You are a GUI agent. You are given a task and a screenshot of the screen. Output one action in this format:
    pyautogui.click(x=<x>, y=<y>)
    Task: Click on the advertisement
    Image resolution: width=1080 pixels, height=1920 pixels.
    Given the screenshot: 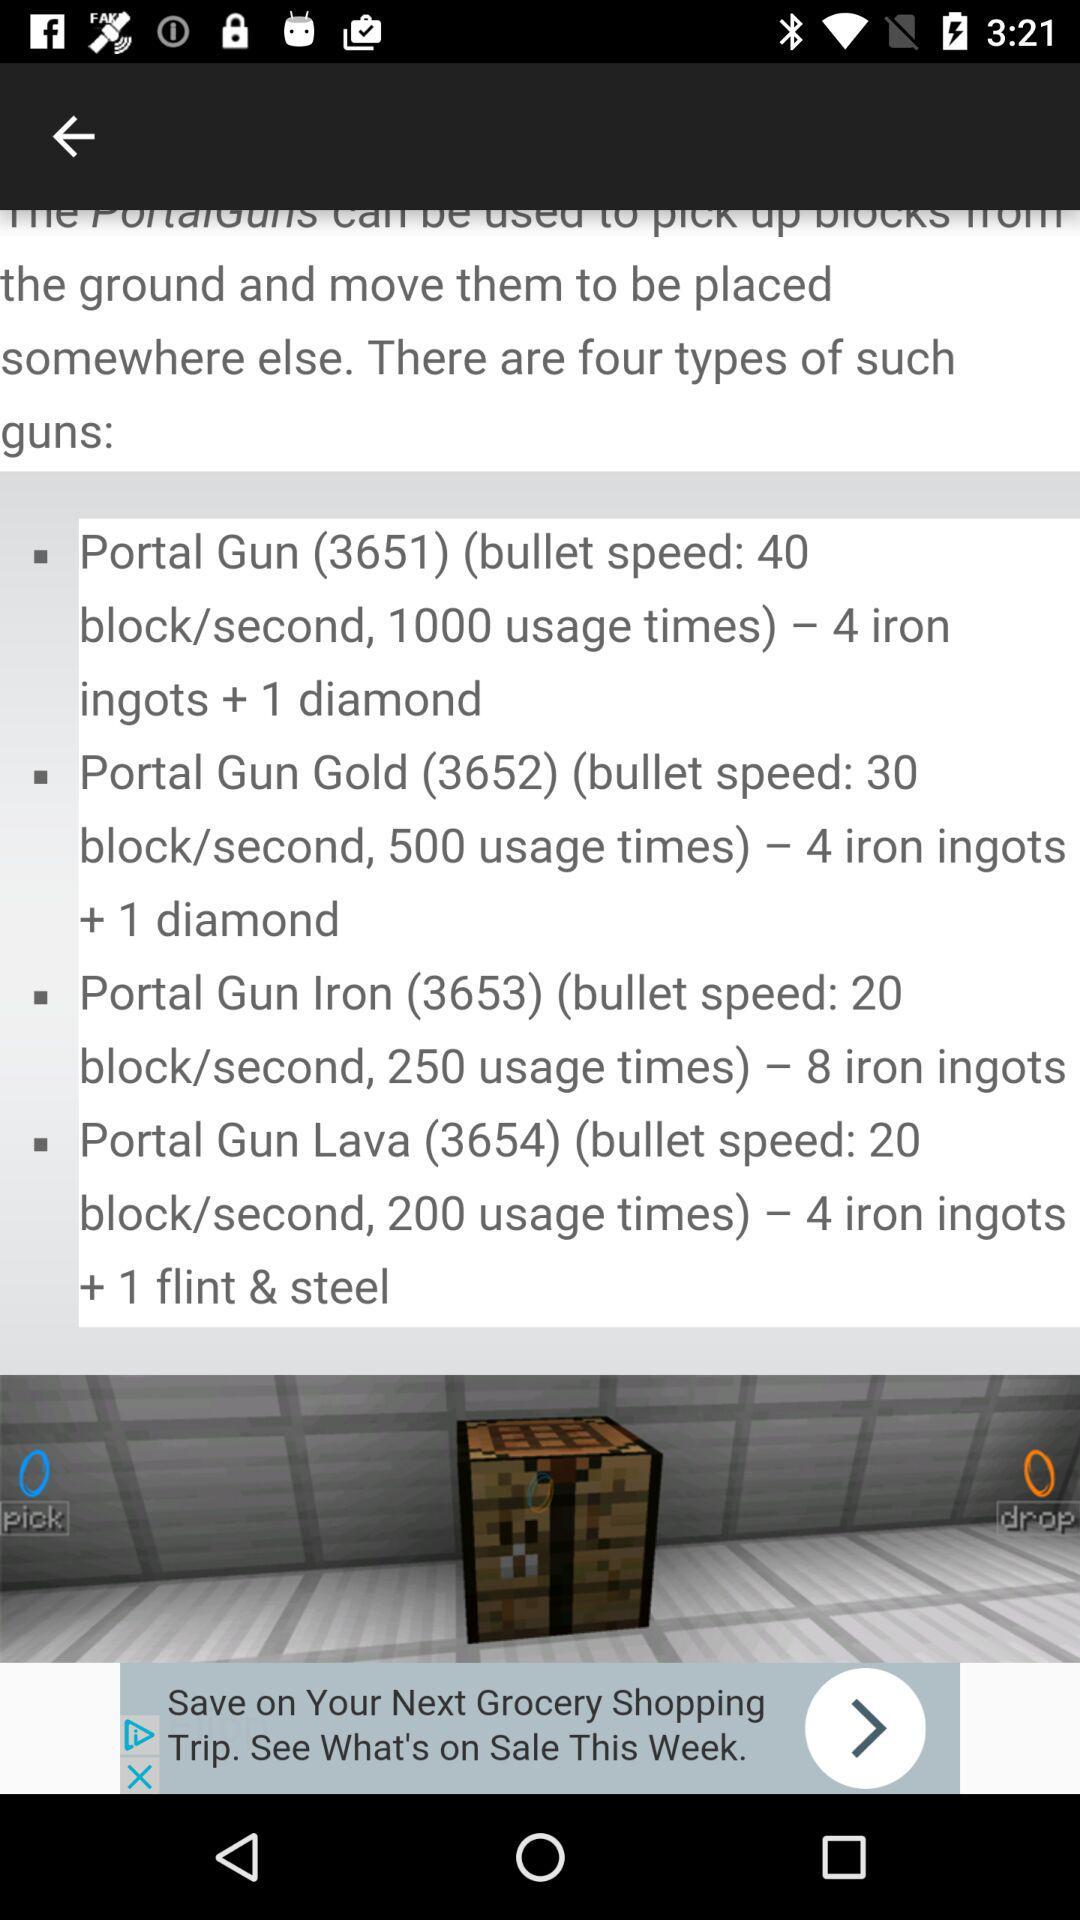 What is the action you would take?
    pyautogui.click(x=540, y=1727)
    